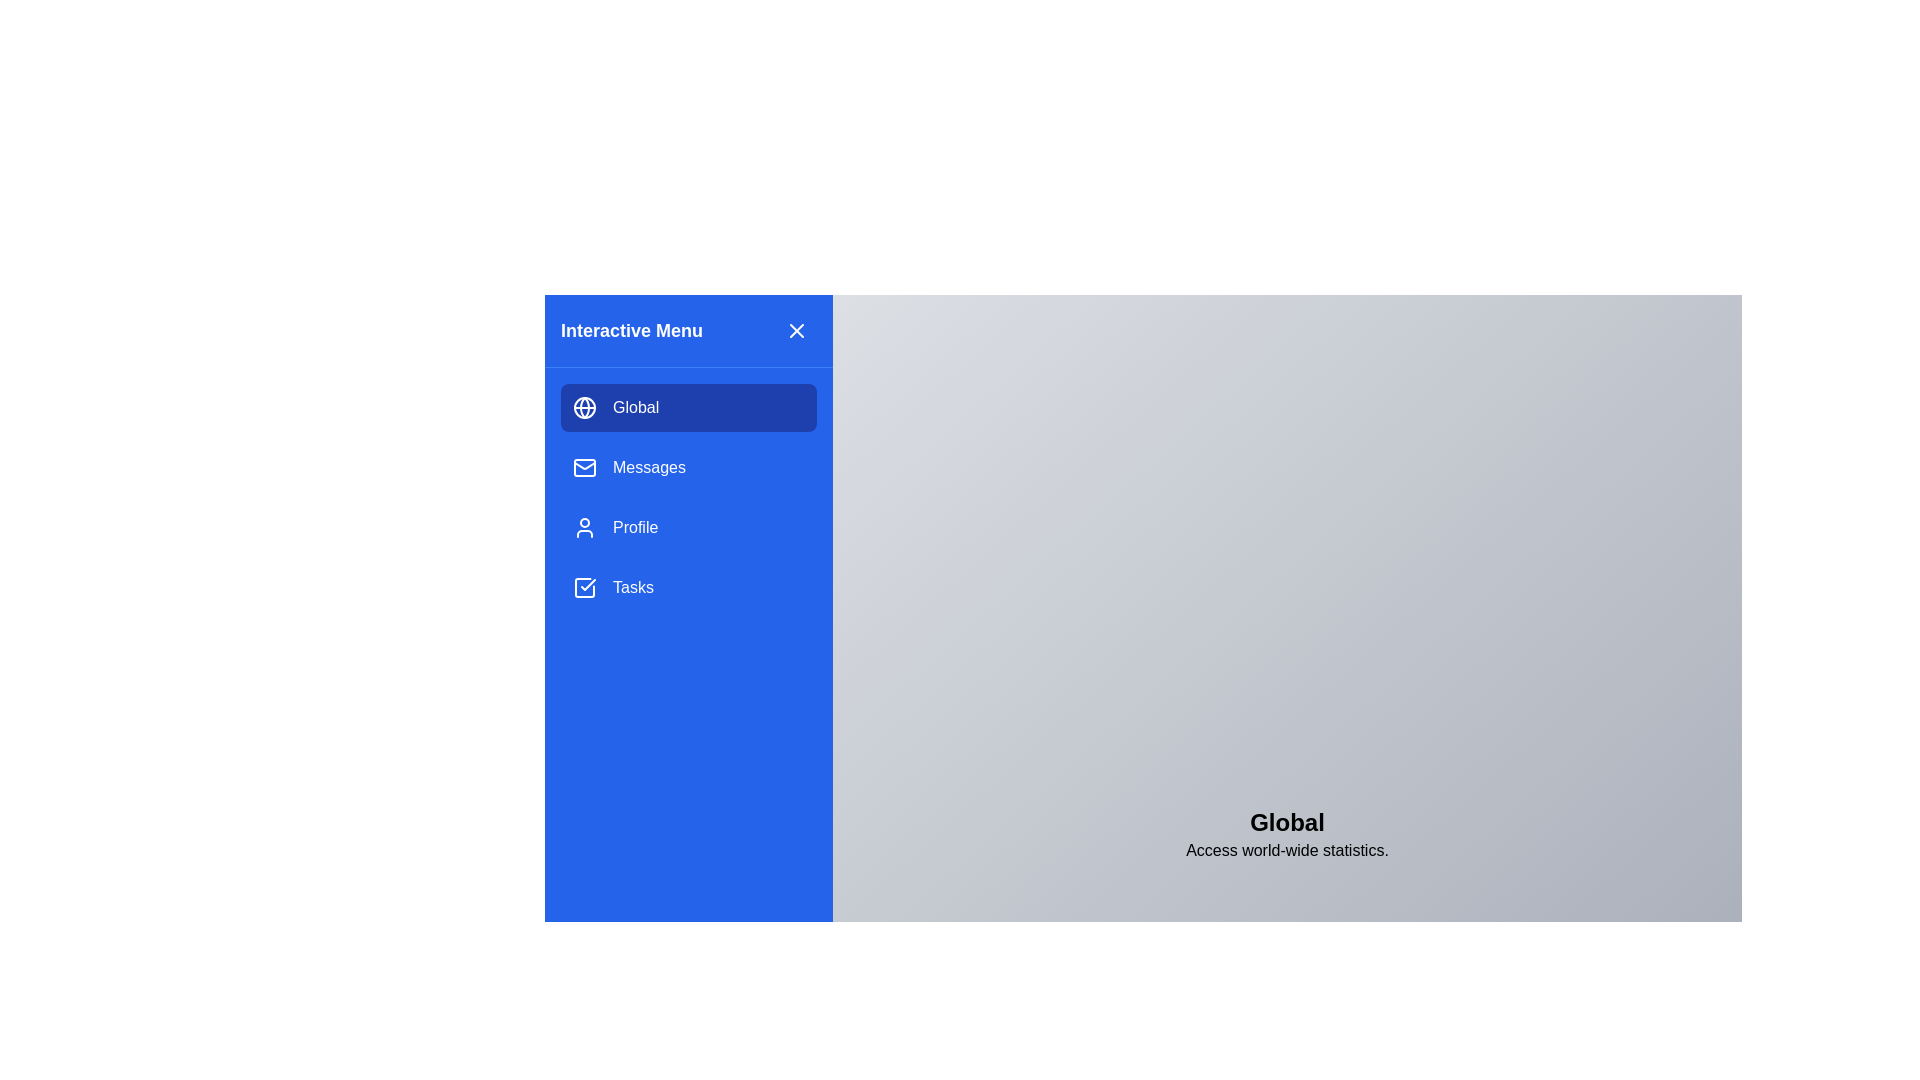 The height and width of the screenshot is (1080, 1920). I want to click on the 'Profile' menu item, which is the third item in the vertical menu list, so click(689, 527).